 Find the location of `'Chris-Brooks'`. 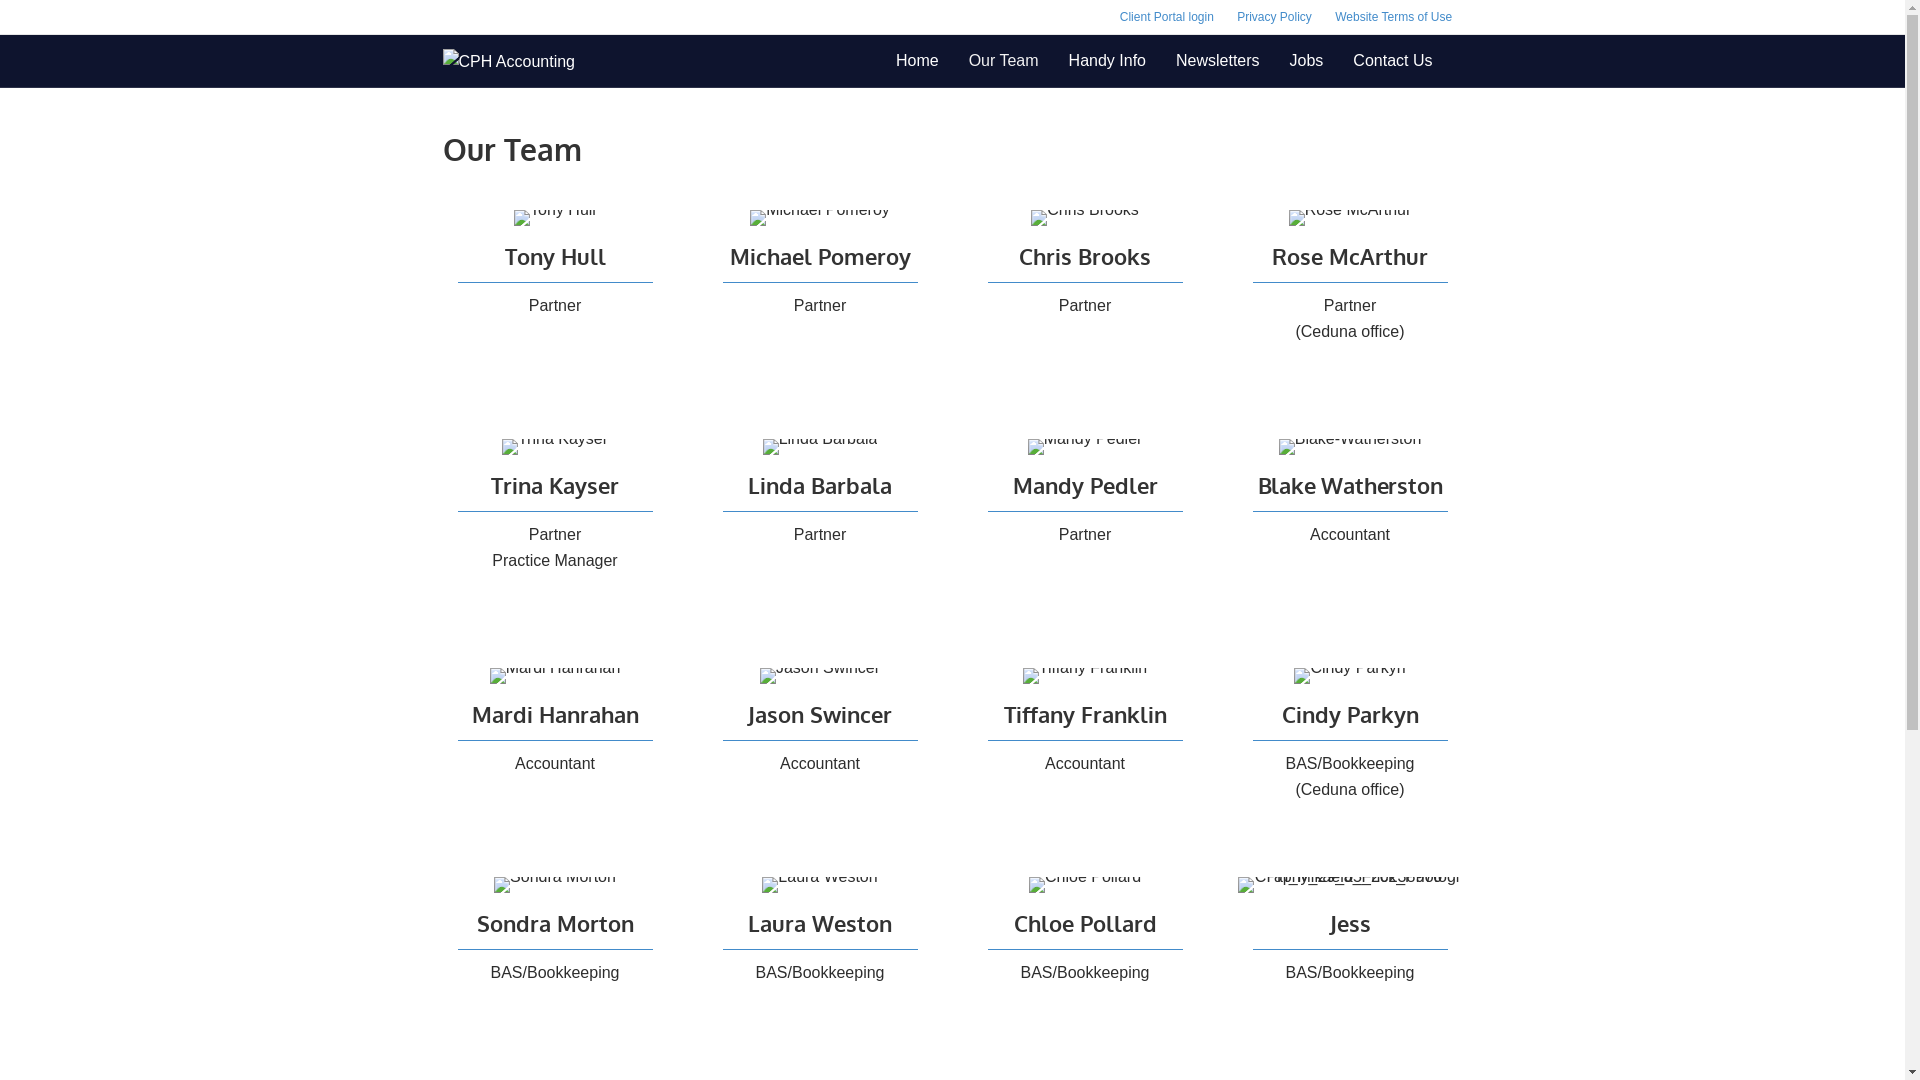

'Chris-Brooks' is located at coordinates (1083, 218).